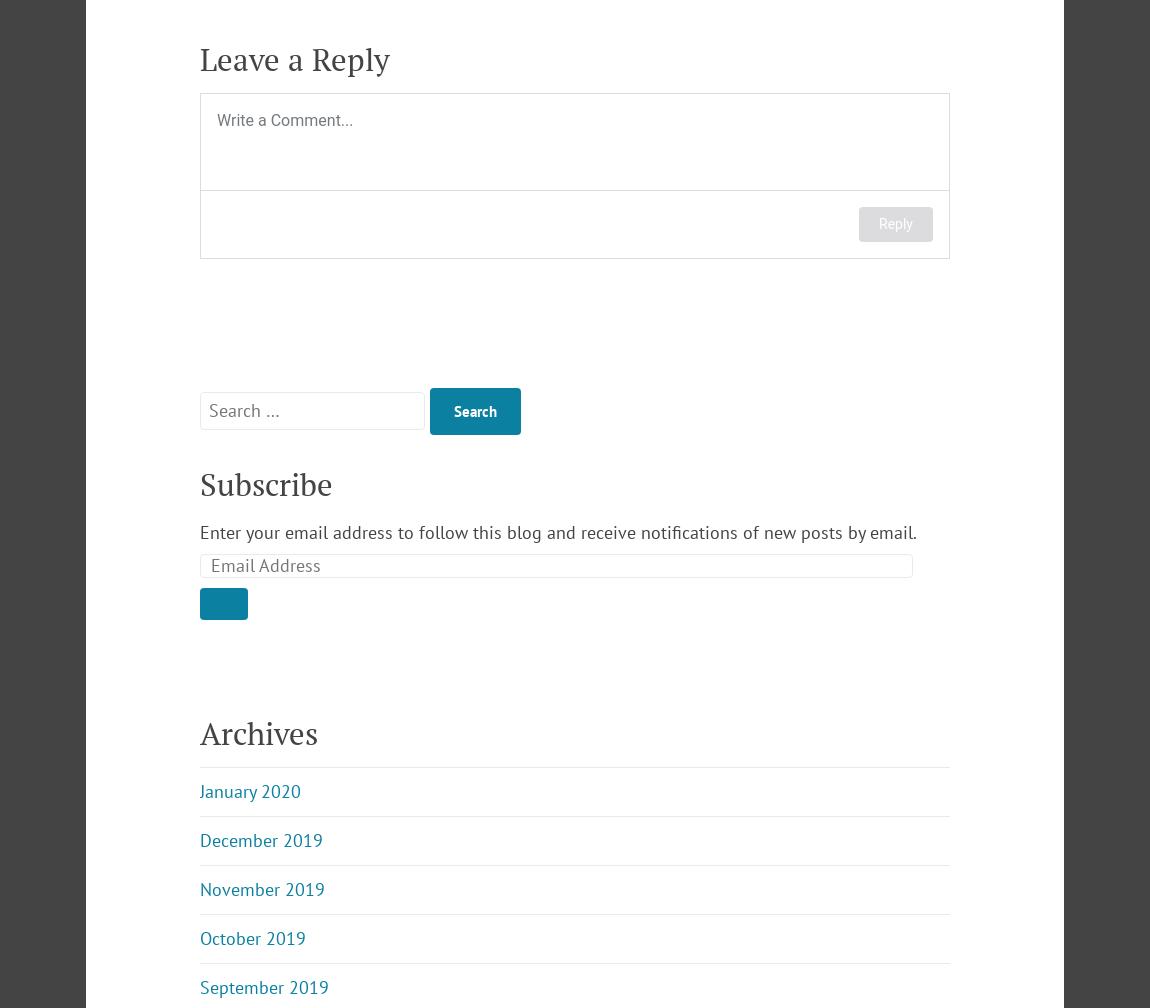 The height and width of the screenshot is (1008, 1150). I want to click on 'December 2019', so click(198, 839).